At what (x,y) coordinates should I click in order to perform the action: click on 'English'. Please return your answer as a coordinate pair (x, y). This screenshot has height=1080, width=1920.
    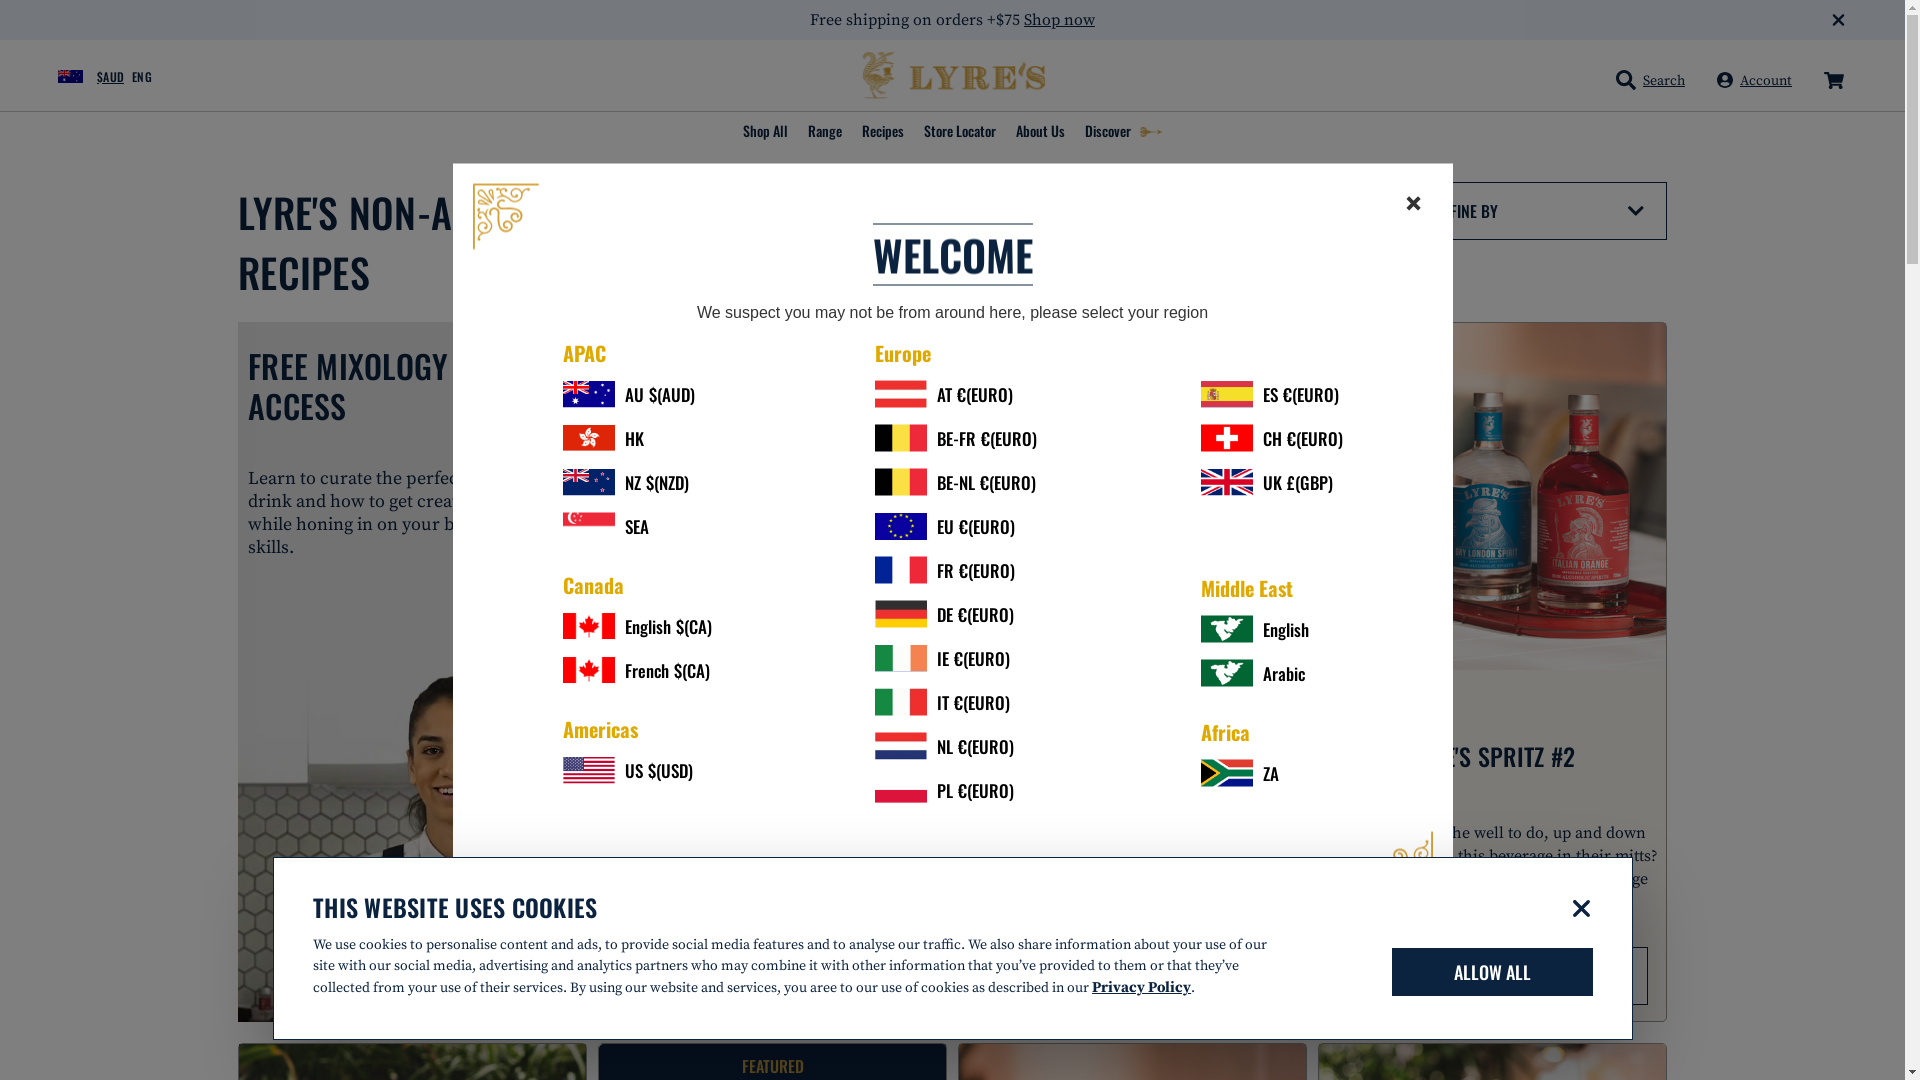
    Looking at the image, I should click on (1270, 628).